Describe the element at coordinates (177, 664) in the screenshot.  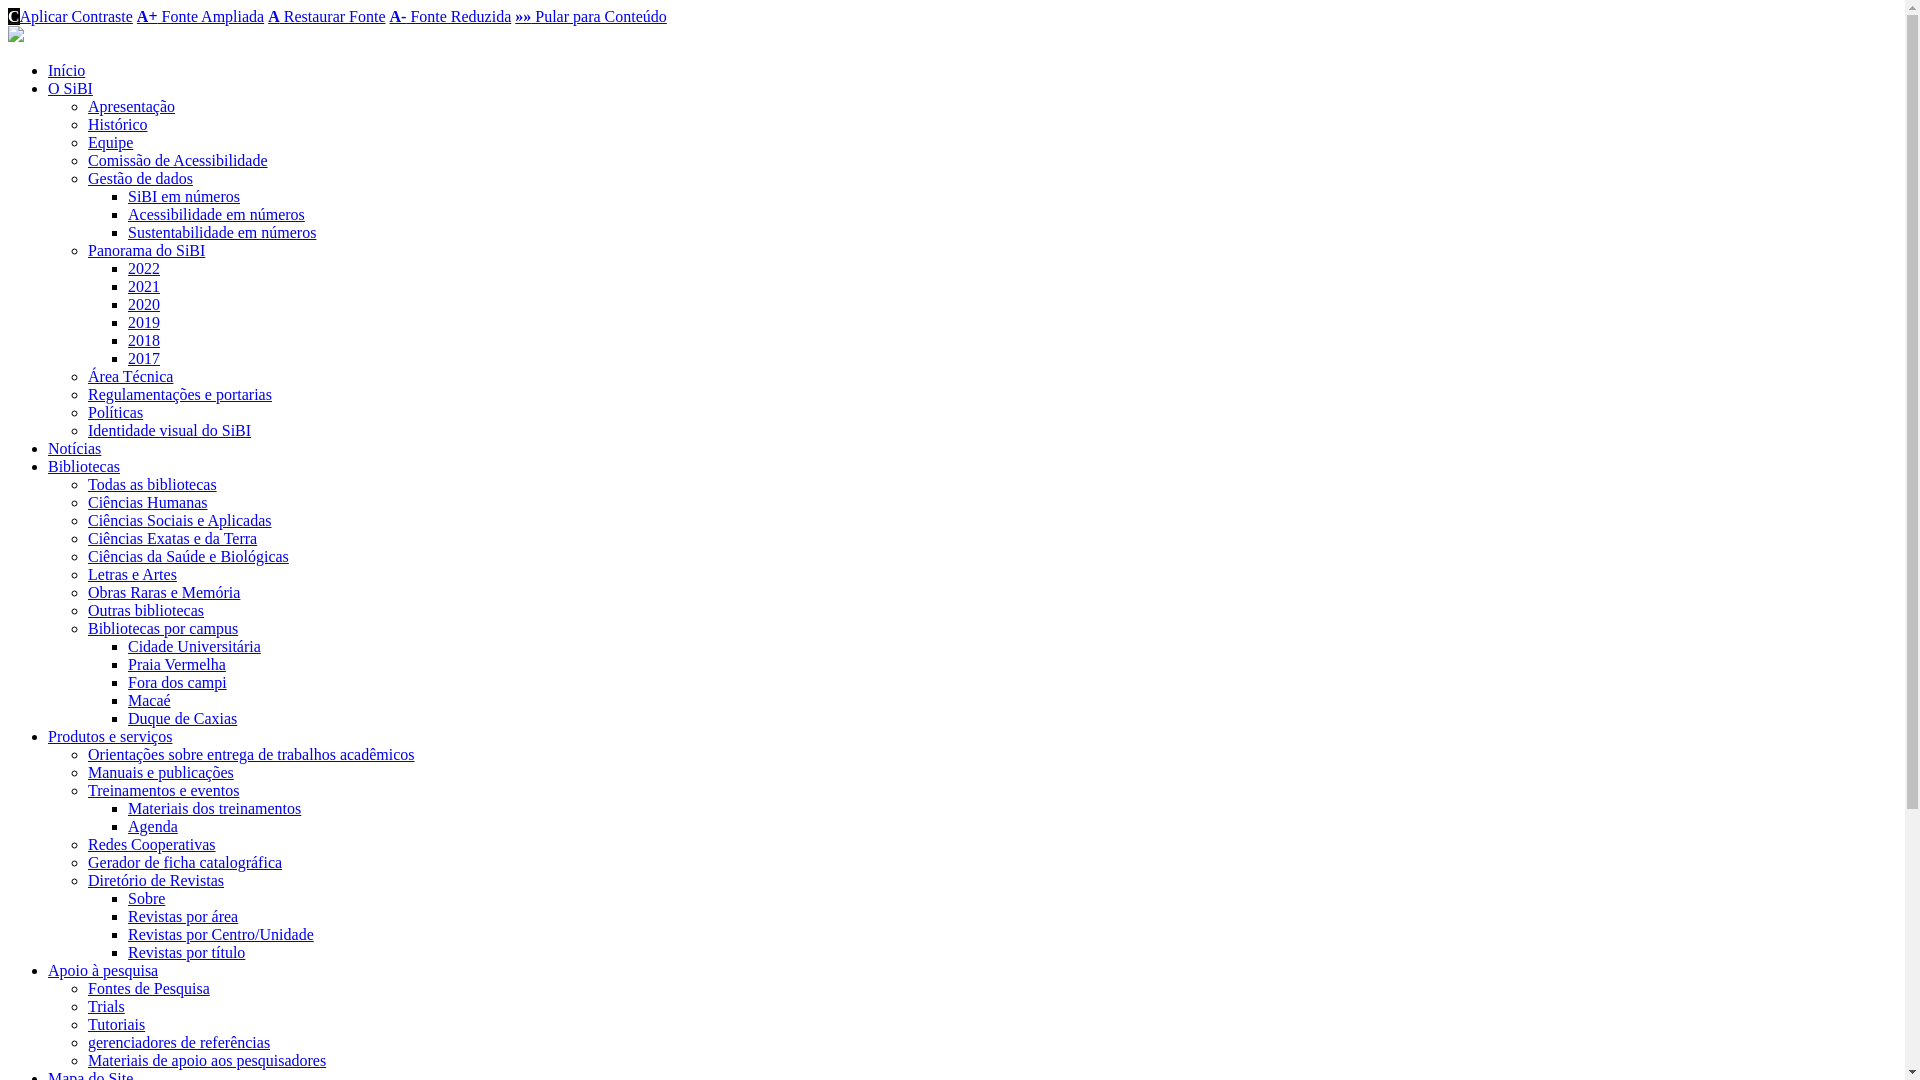
I see `'Praia Vermelha'` at that location.